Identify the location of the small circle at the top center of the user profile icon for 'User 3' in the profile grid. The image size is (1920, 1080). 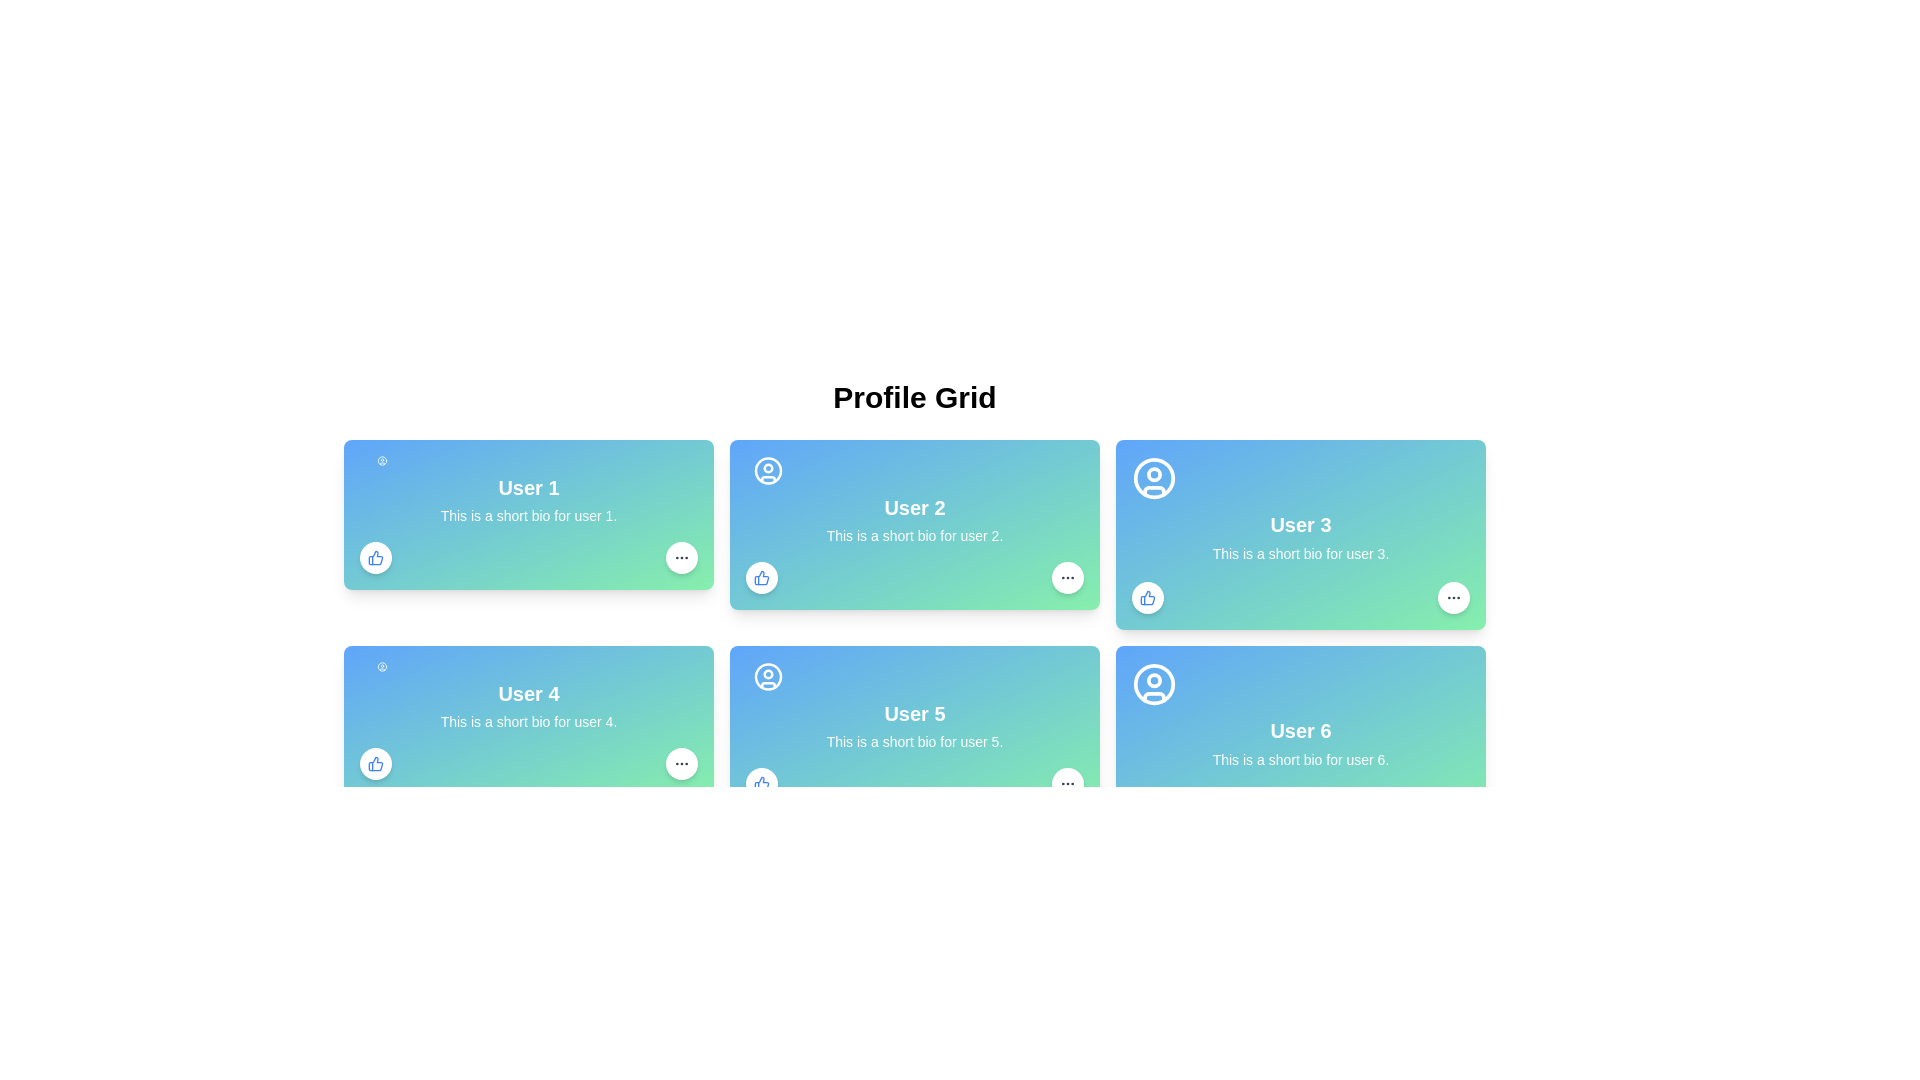
(1154, 474).